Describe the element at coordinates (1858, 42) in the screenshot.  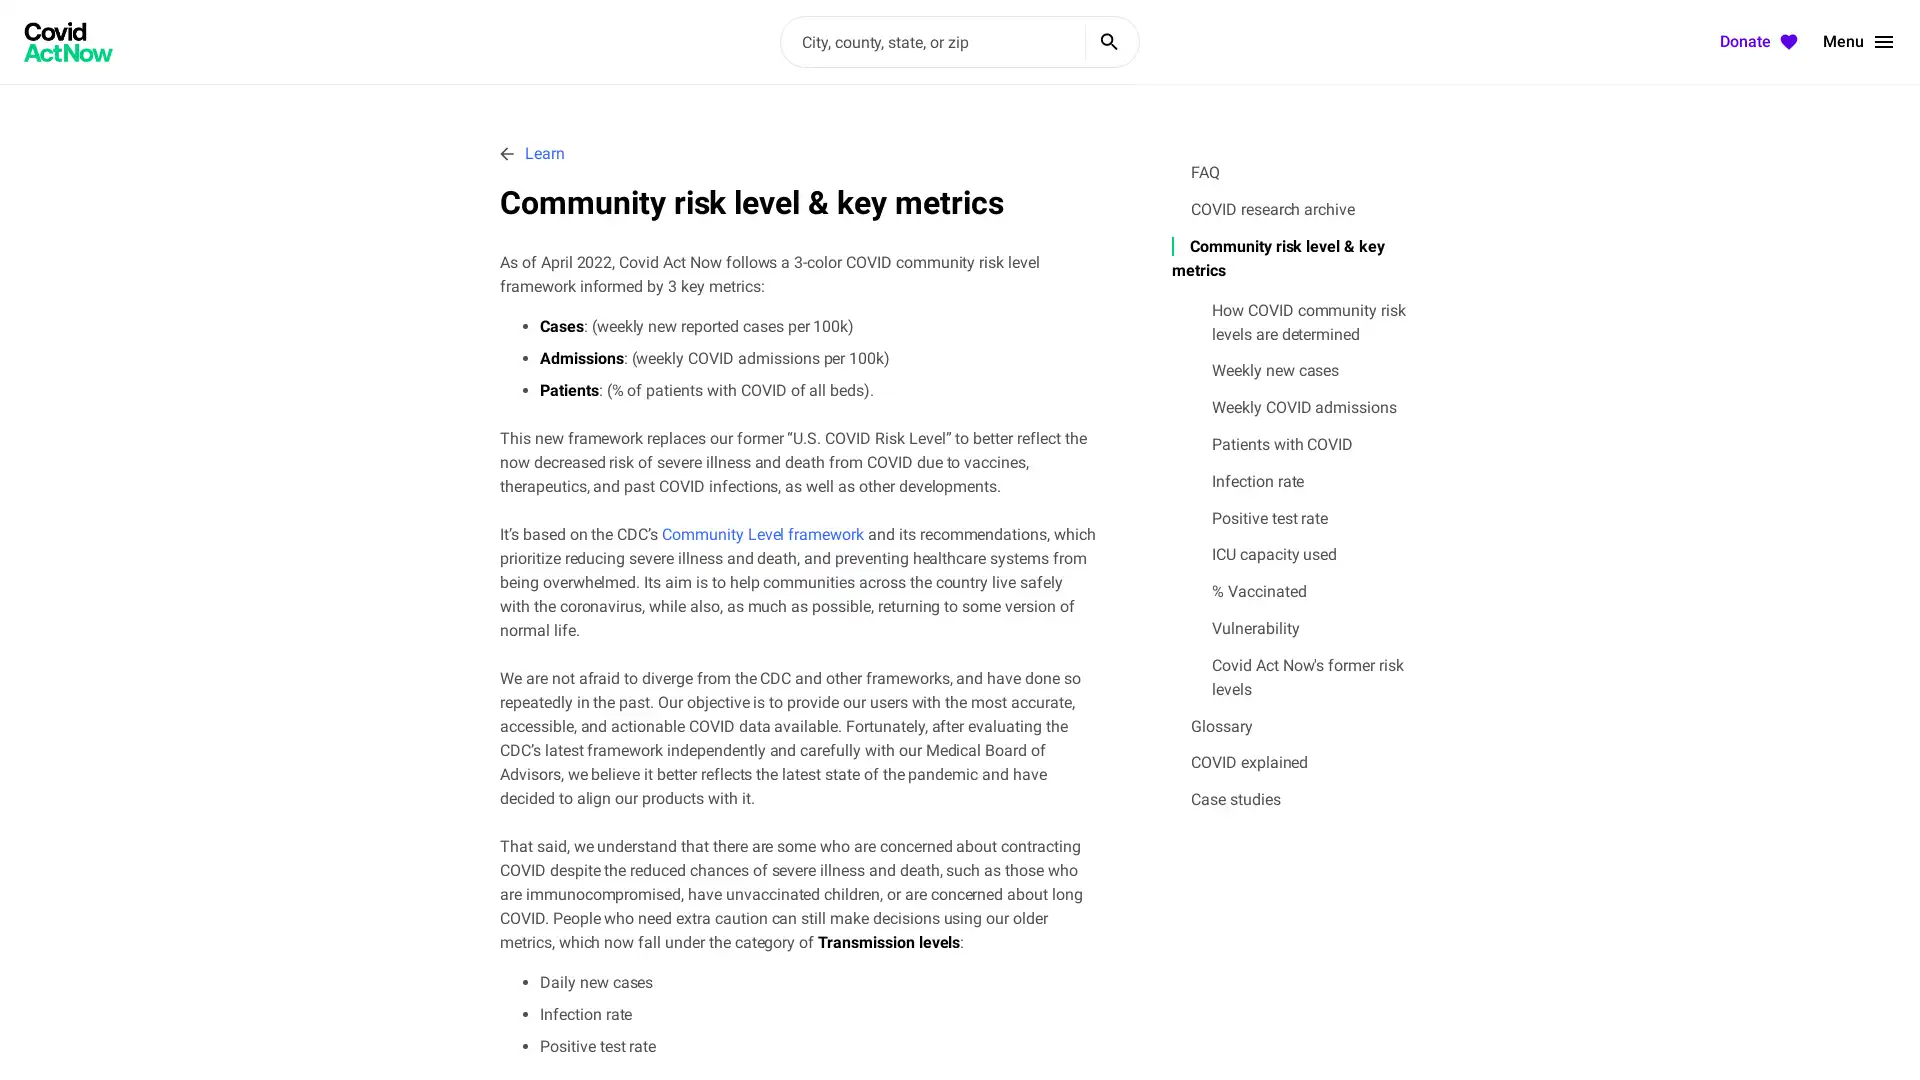
I see `Menu` at that location.